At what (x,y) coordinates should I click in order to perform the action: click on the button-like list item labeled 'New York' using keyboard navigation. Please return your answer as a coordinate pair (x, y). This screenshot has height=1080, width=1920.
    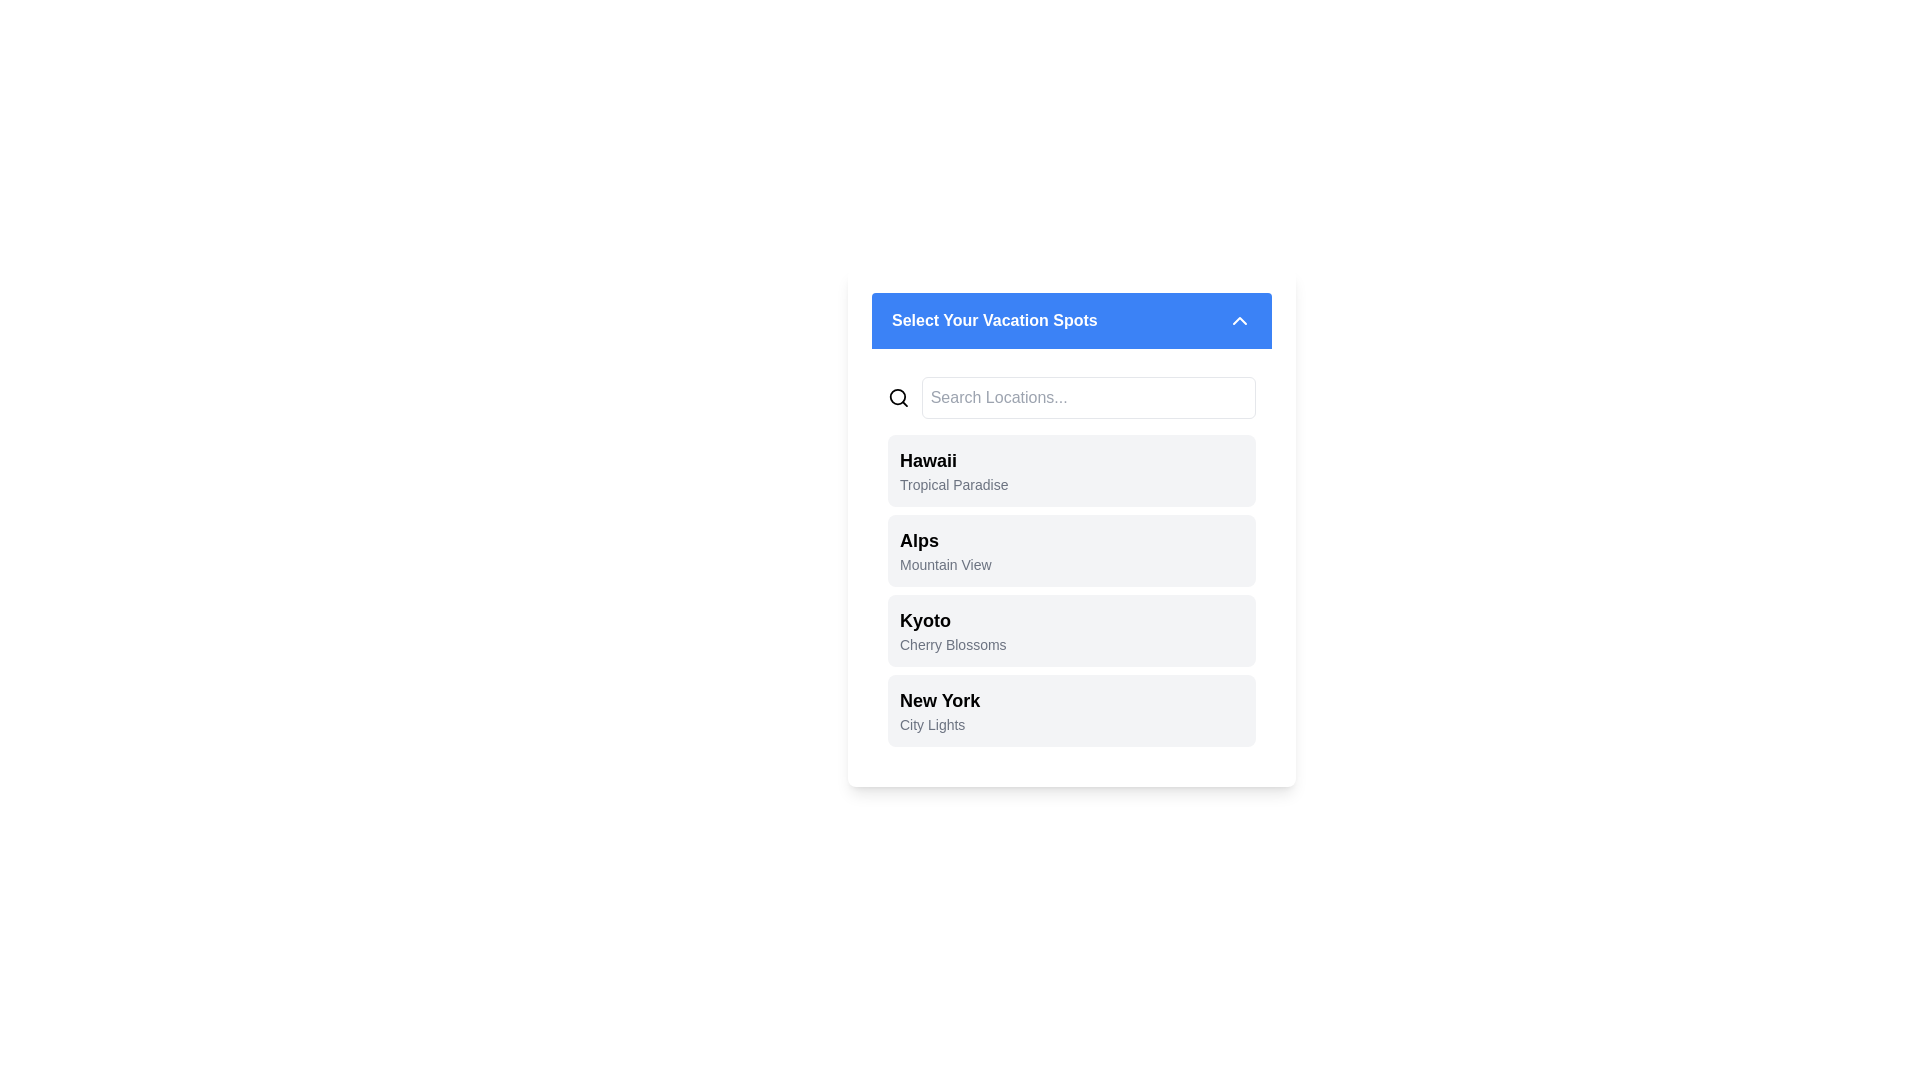
    Looking at the image, I should click on (1070, 709).